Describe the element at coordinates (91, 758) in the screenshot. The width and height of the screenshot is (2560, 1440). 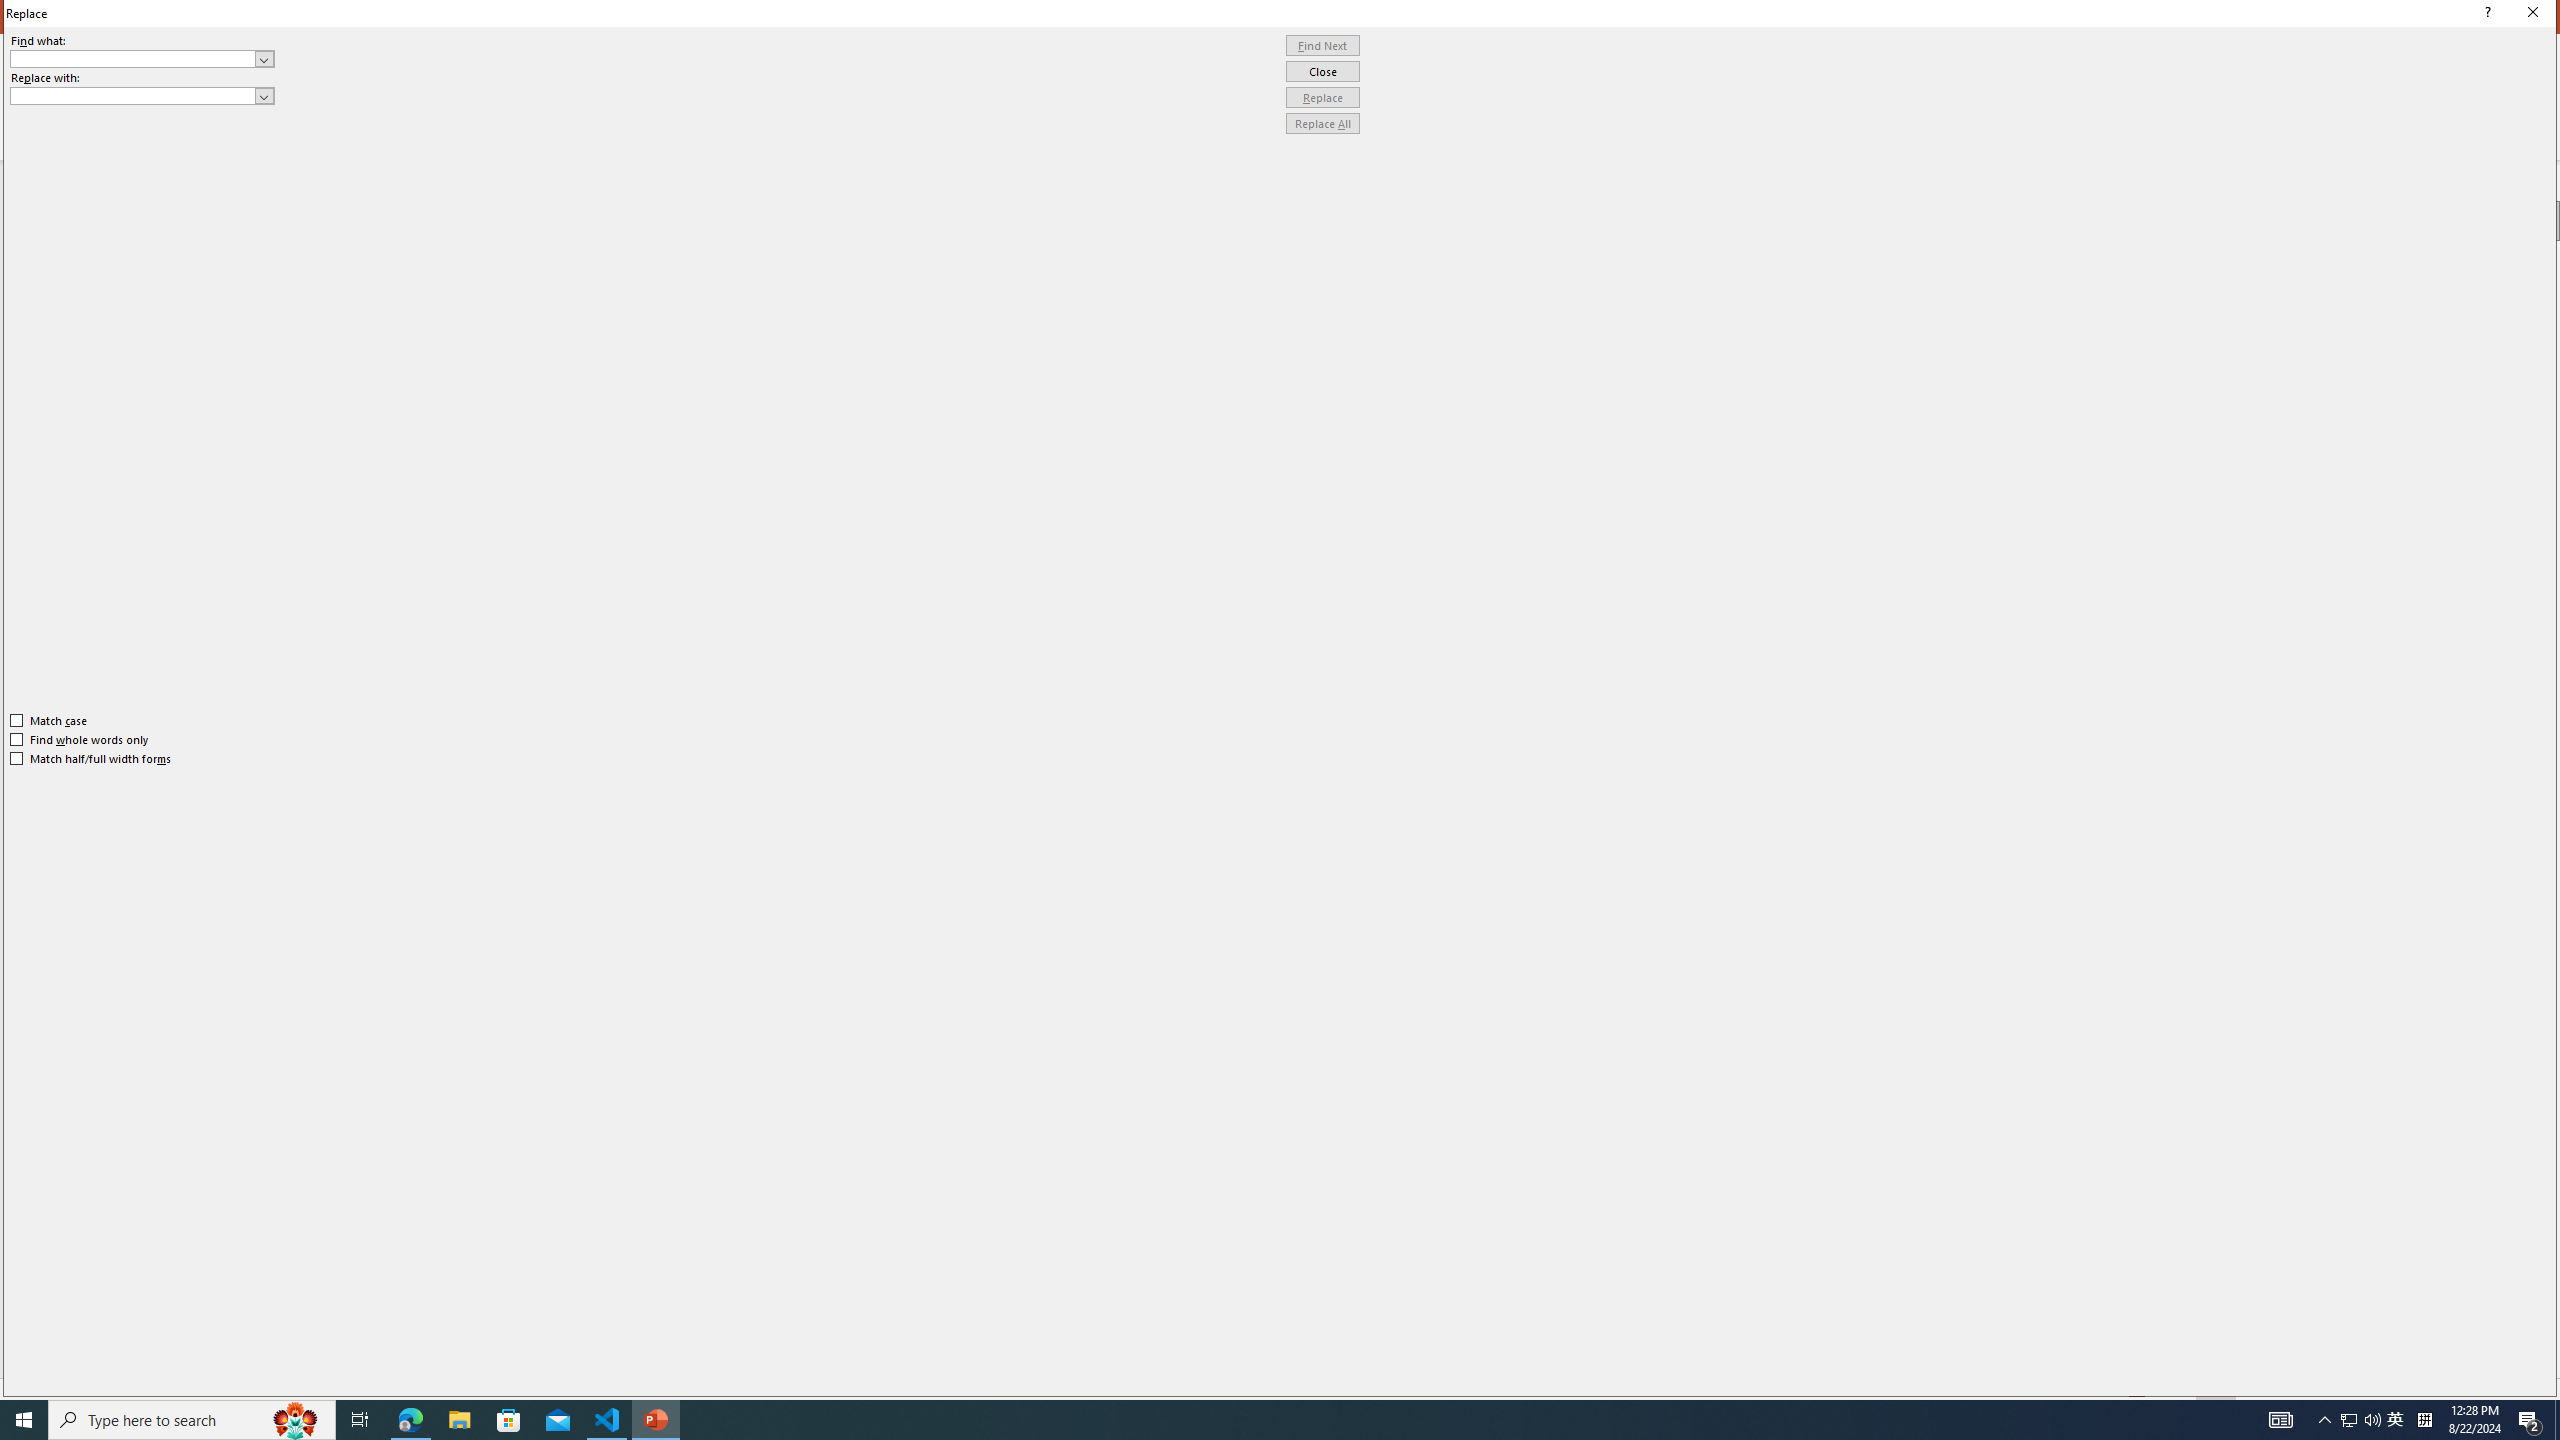
I see `'Match half/full width forms'` at that location.